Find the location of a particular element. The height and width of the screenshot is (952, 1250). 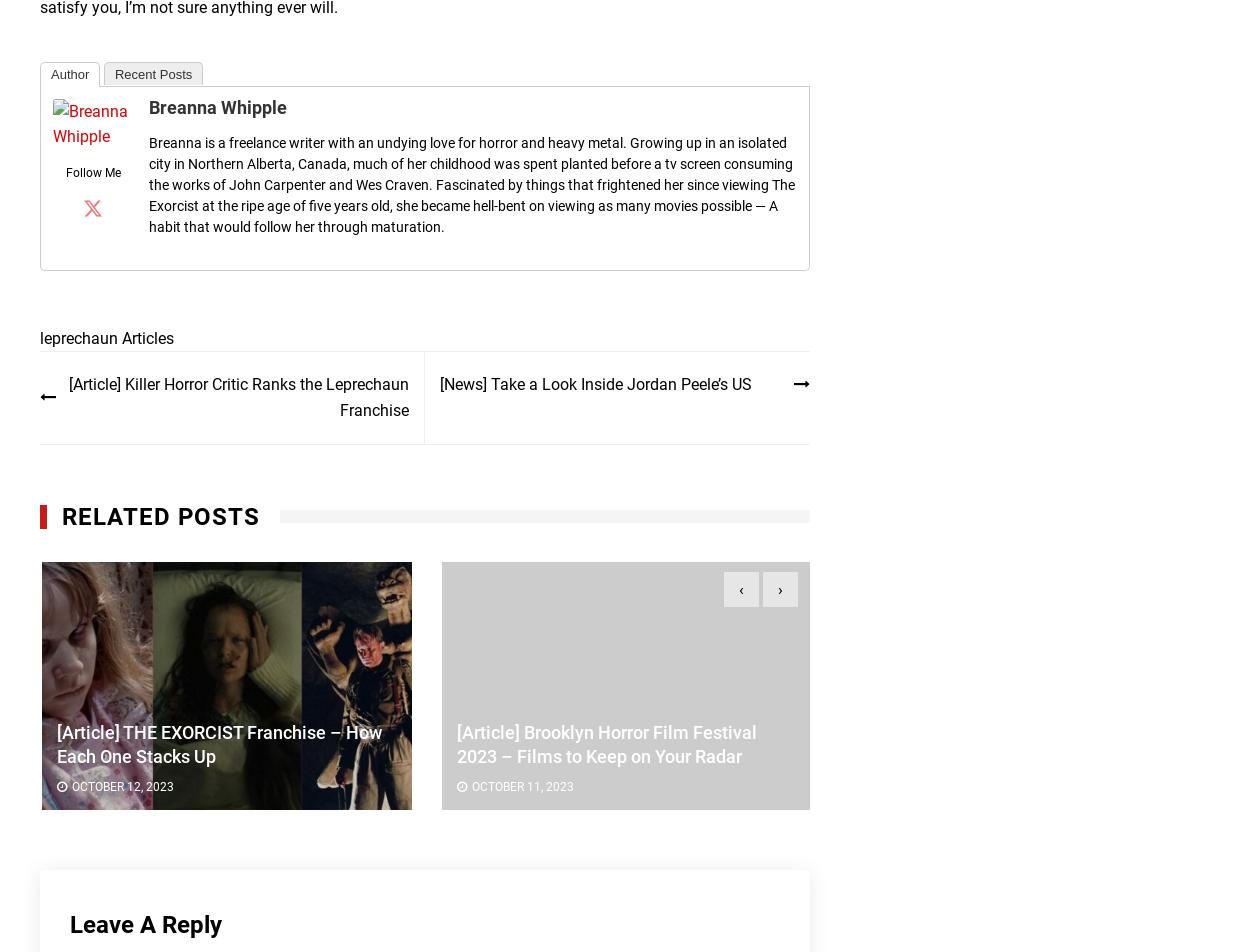

'Leave a Reply' is located at coordinates (146, 924).